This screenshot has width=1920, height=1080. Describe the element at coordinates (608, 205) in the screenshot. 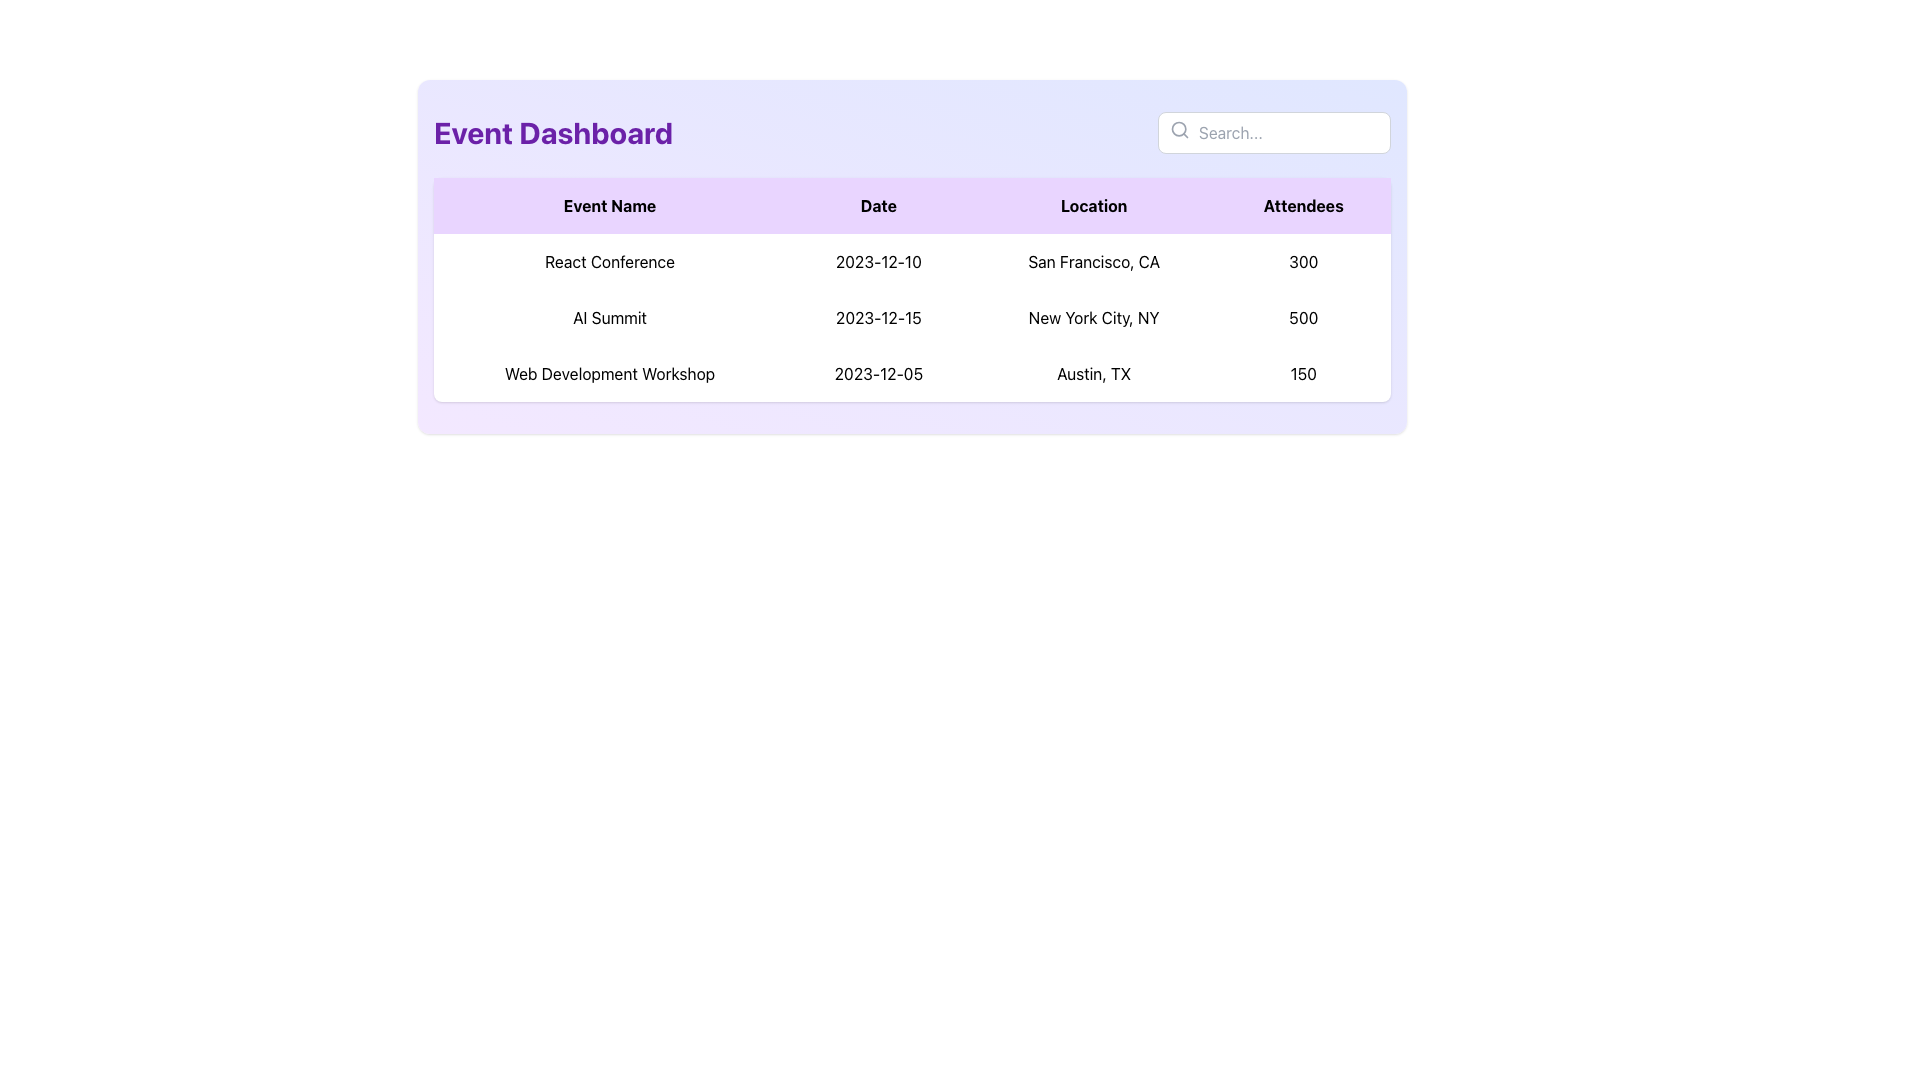

I see `the first table column header that labels the event names` at that location.